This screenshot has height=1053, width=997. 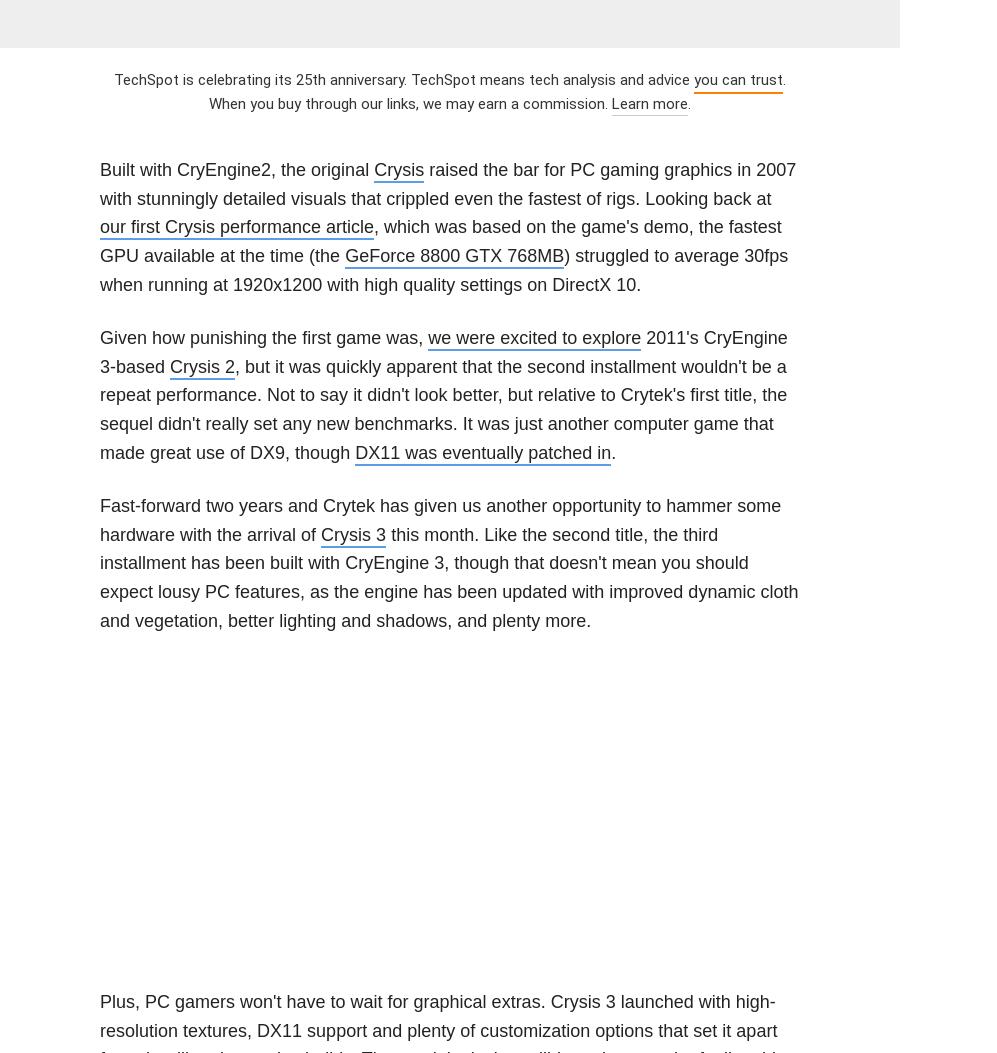 I want to click on 'Crysis 3', so click(x=320, y=532).